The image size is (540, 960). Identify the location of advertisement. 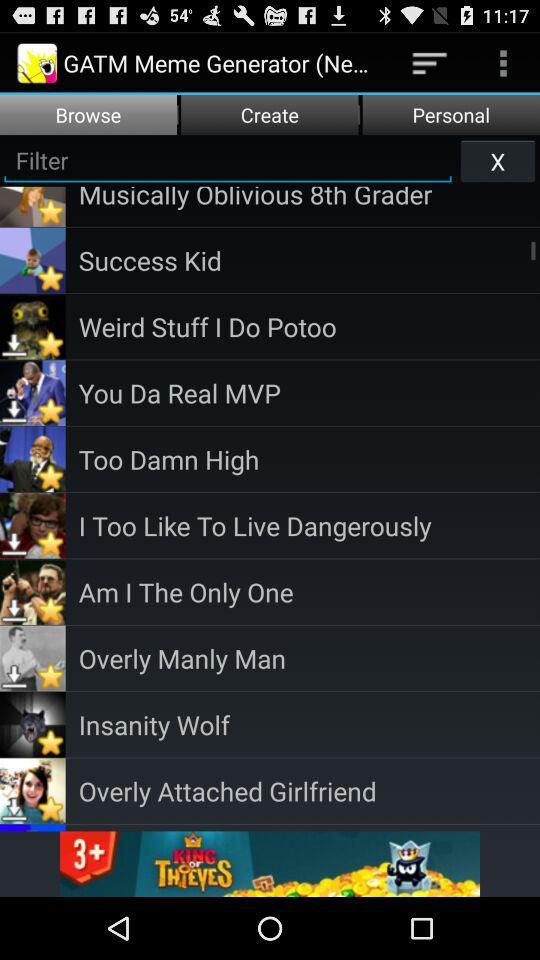
(270, 863).